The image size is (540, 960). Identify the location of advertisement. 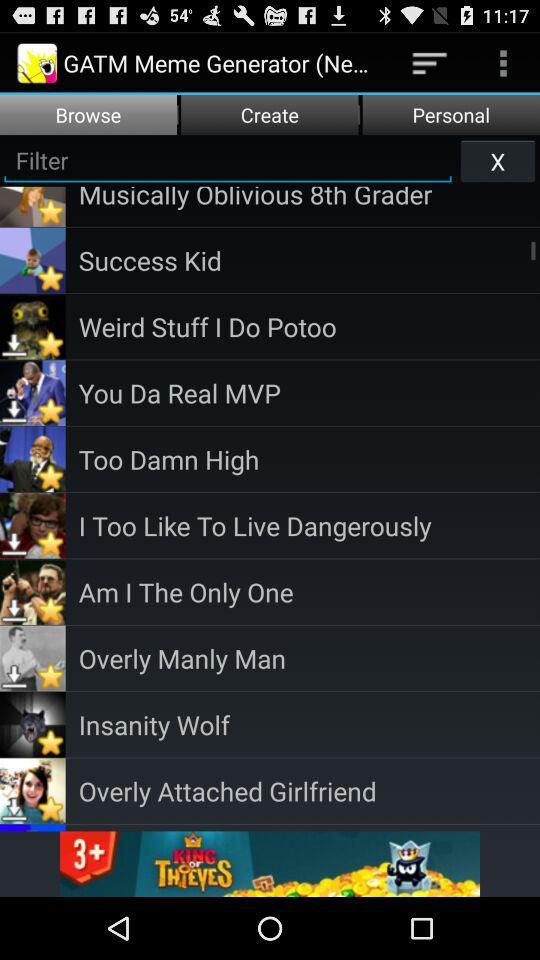
(270, 863).